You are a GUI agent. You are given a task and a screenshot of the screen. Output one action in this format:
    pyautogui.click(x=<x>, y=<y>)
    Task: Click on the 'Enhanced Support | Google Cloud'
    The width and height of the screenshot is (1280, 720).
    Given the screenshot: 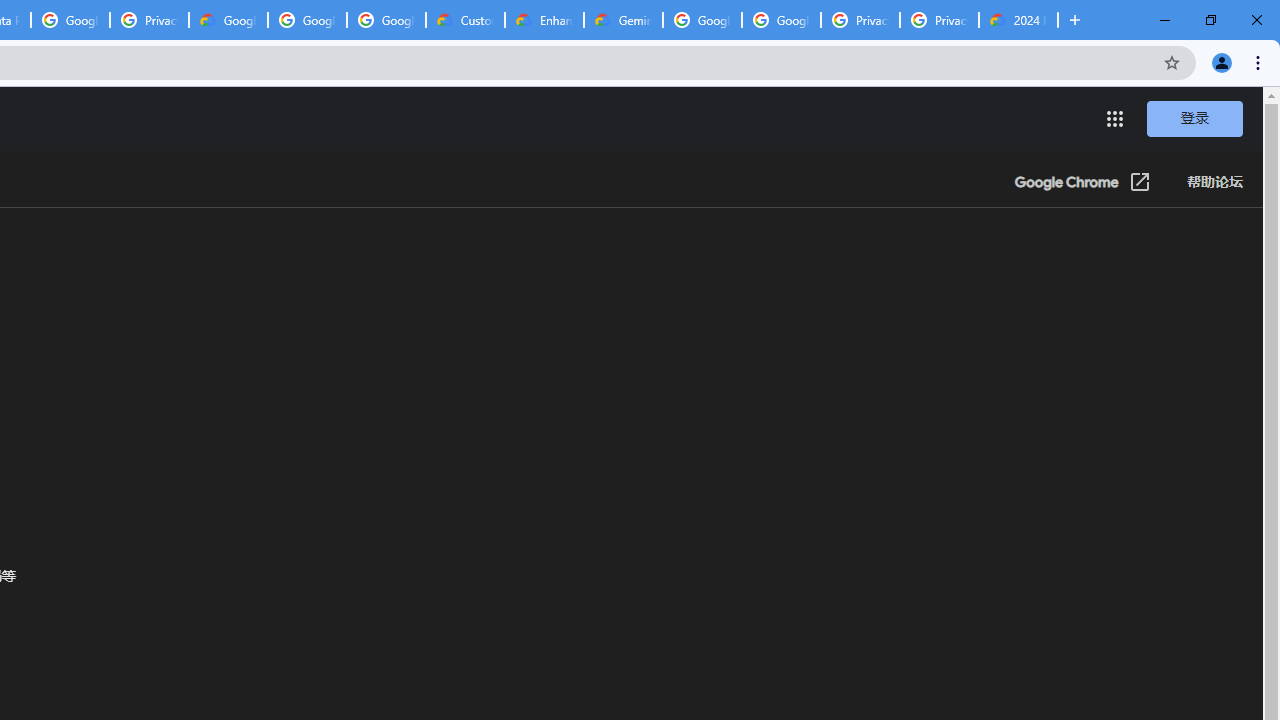 What is the action you would take?
    pyautogui.click(x=544, y=20)
    